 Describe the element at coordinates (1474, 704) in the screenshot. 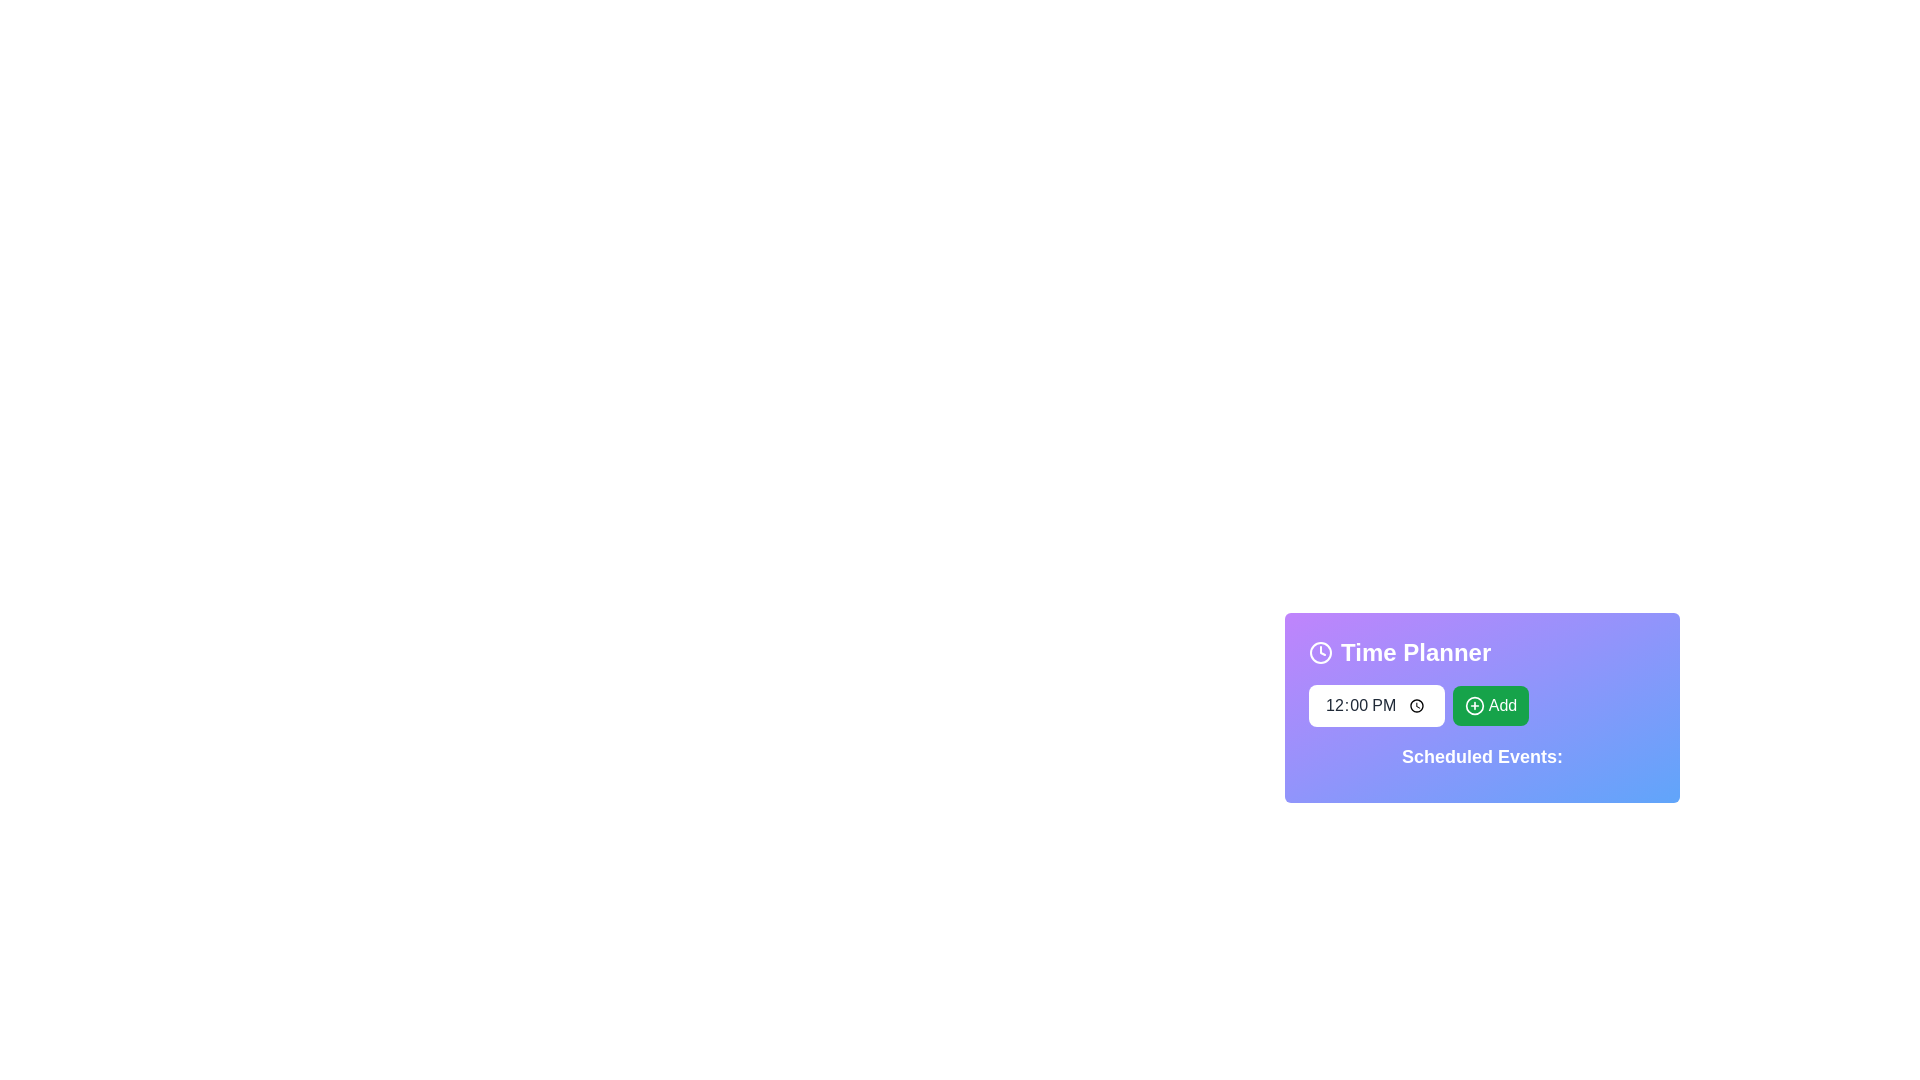

I see `the add icon located on the right-hand side of the 'Add' button` at that location.